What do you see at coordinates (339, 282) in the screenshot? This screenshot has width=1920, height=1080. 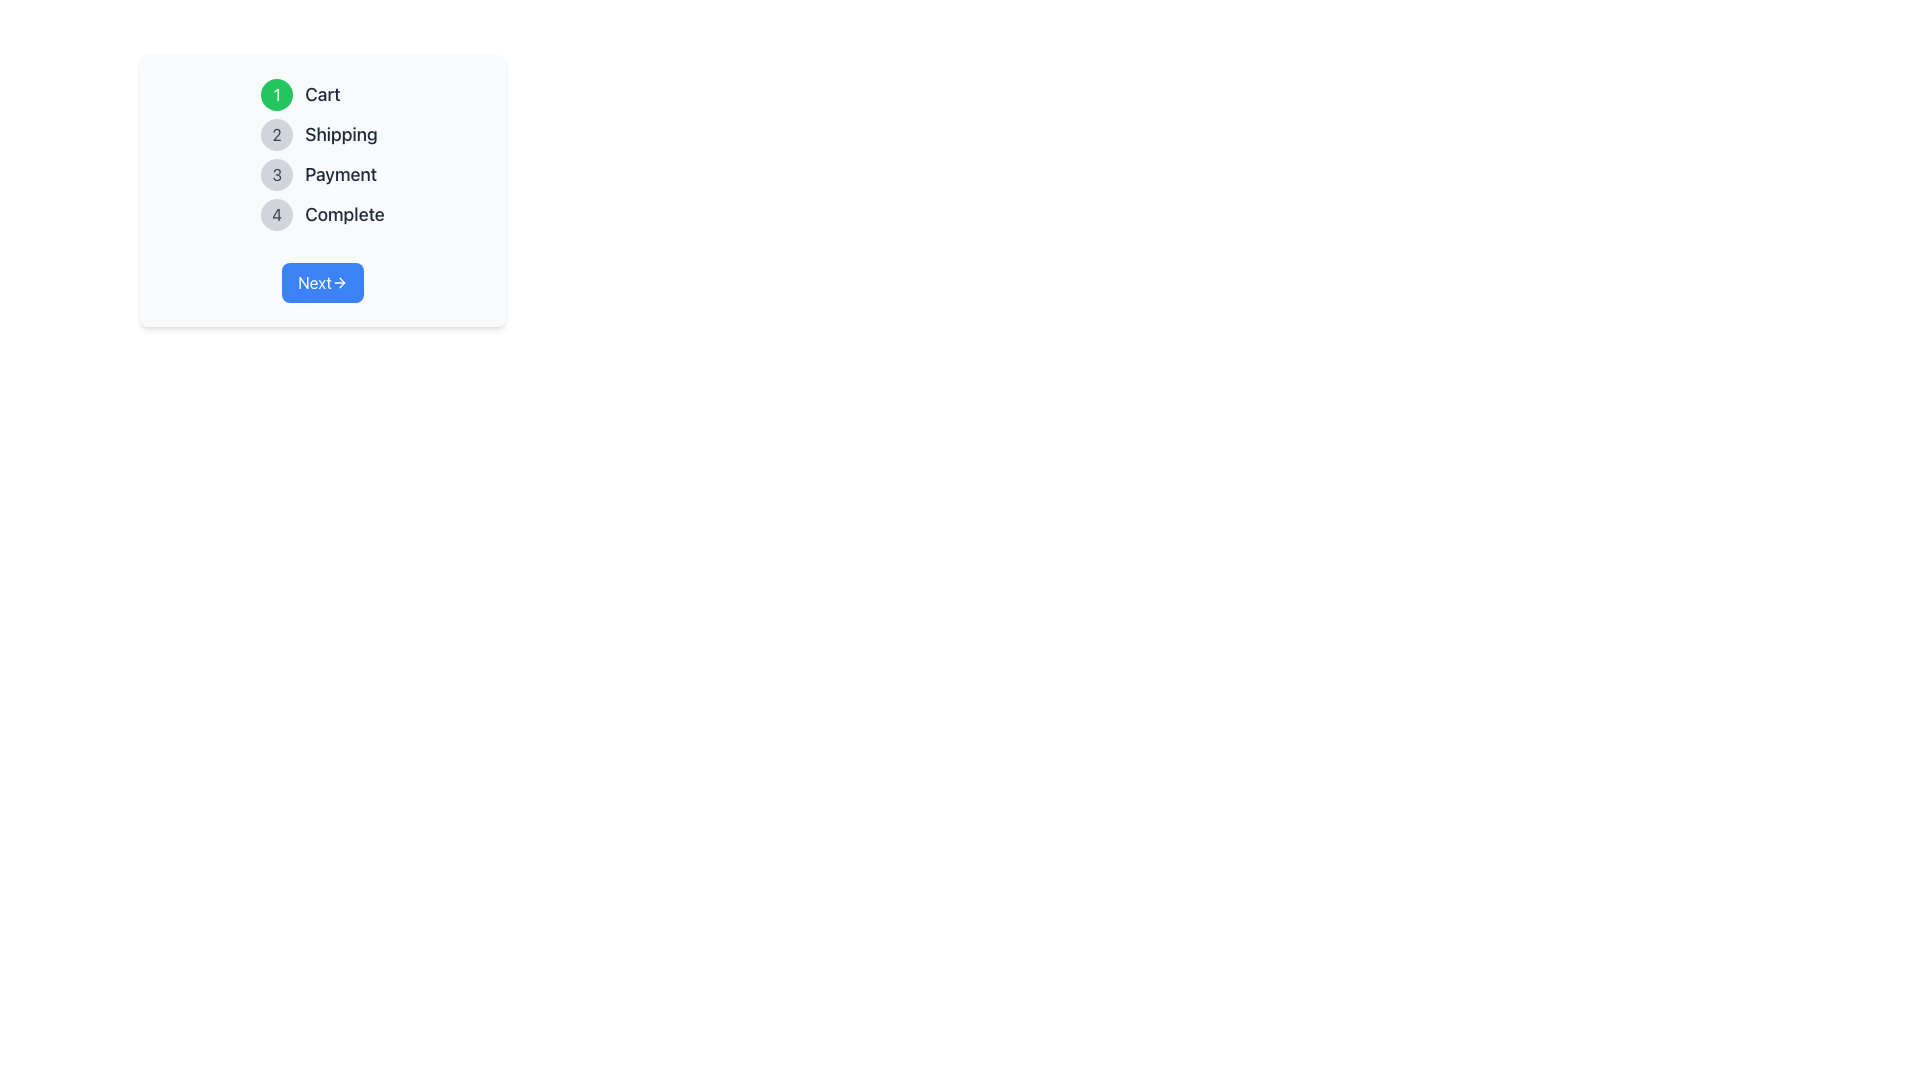 I see `the directional indicator icon located inside the blue 'Next' button` at bounding box center [339, 282].